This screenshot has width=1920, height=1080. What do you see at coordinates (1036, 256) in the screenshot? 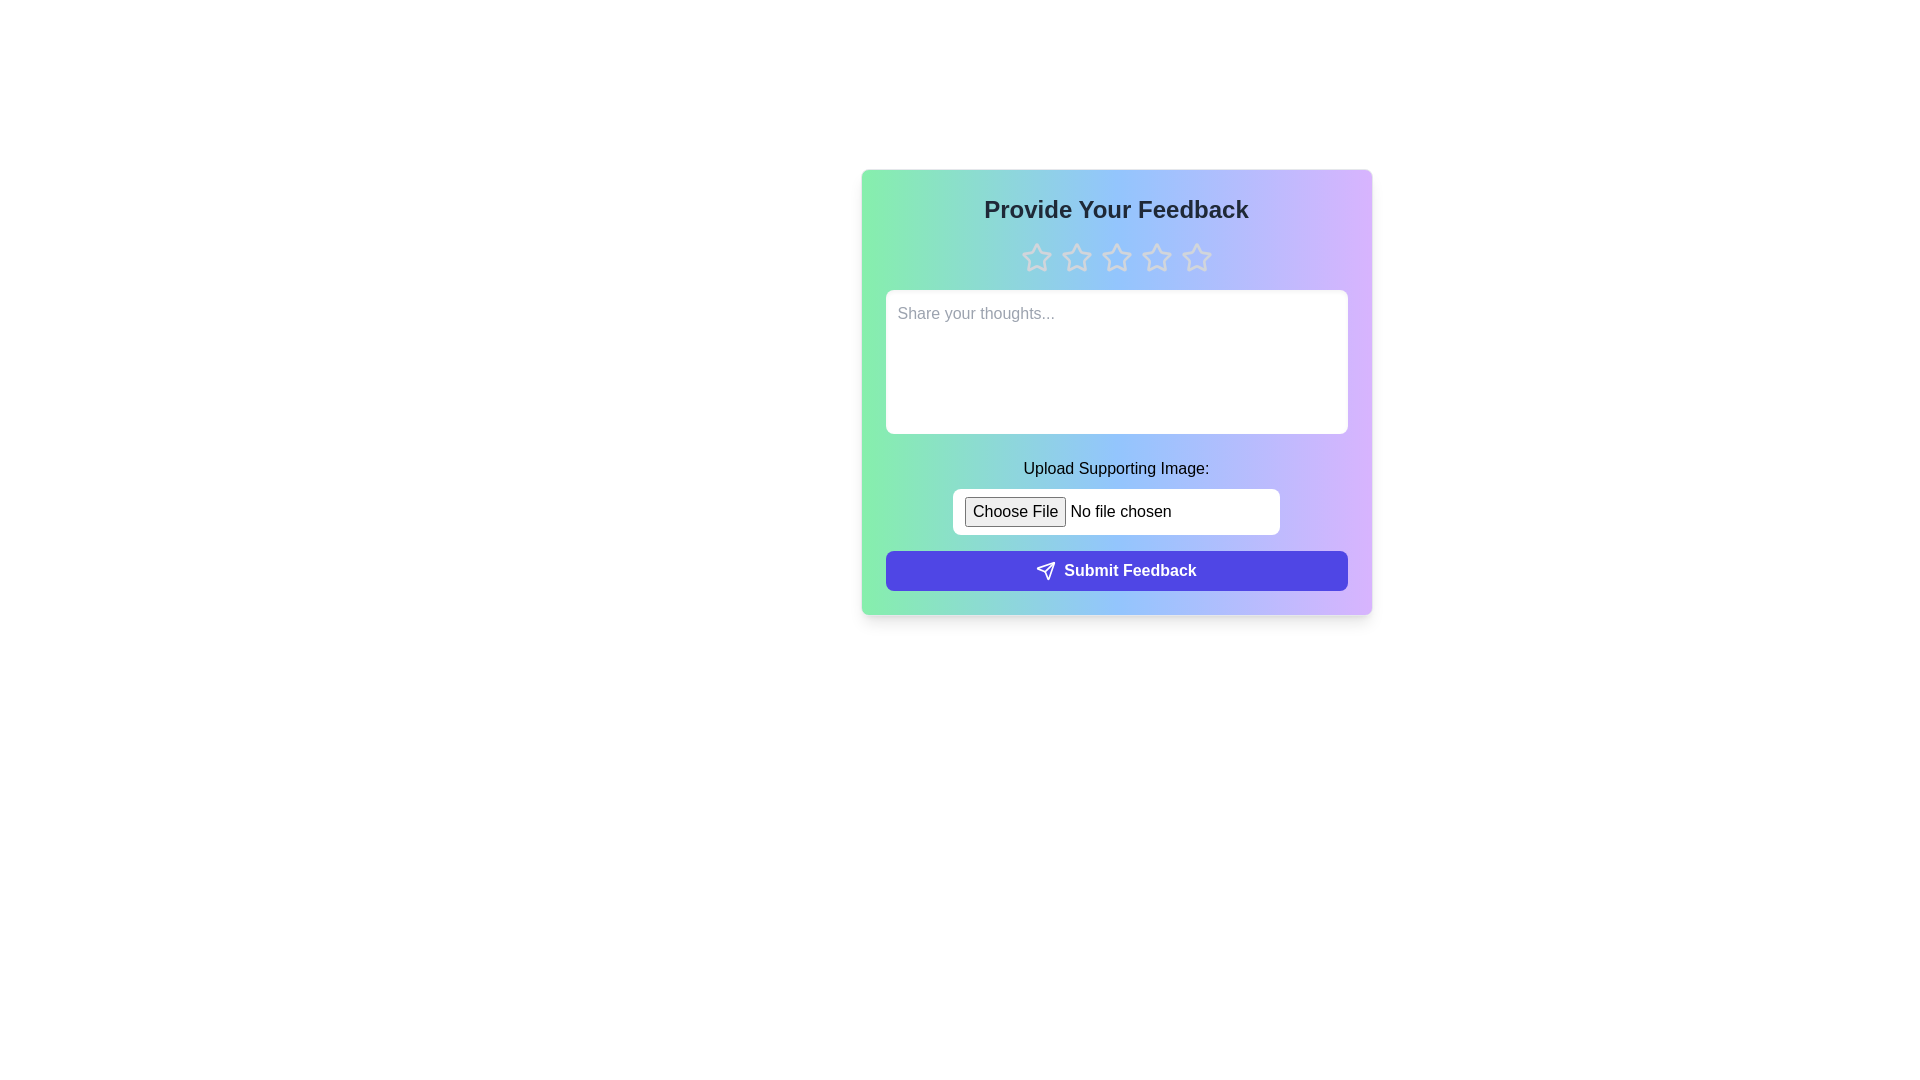
I see `the first star-shaped feedback rating icon in the 5-star feedback system` at bounding box center [1036, 256].